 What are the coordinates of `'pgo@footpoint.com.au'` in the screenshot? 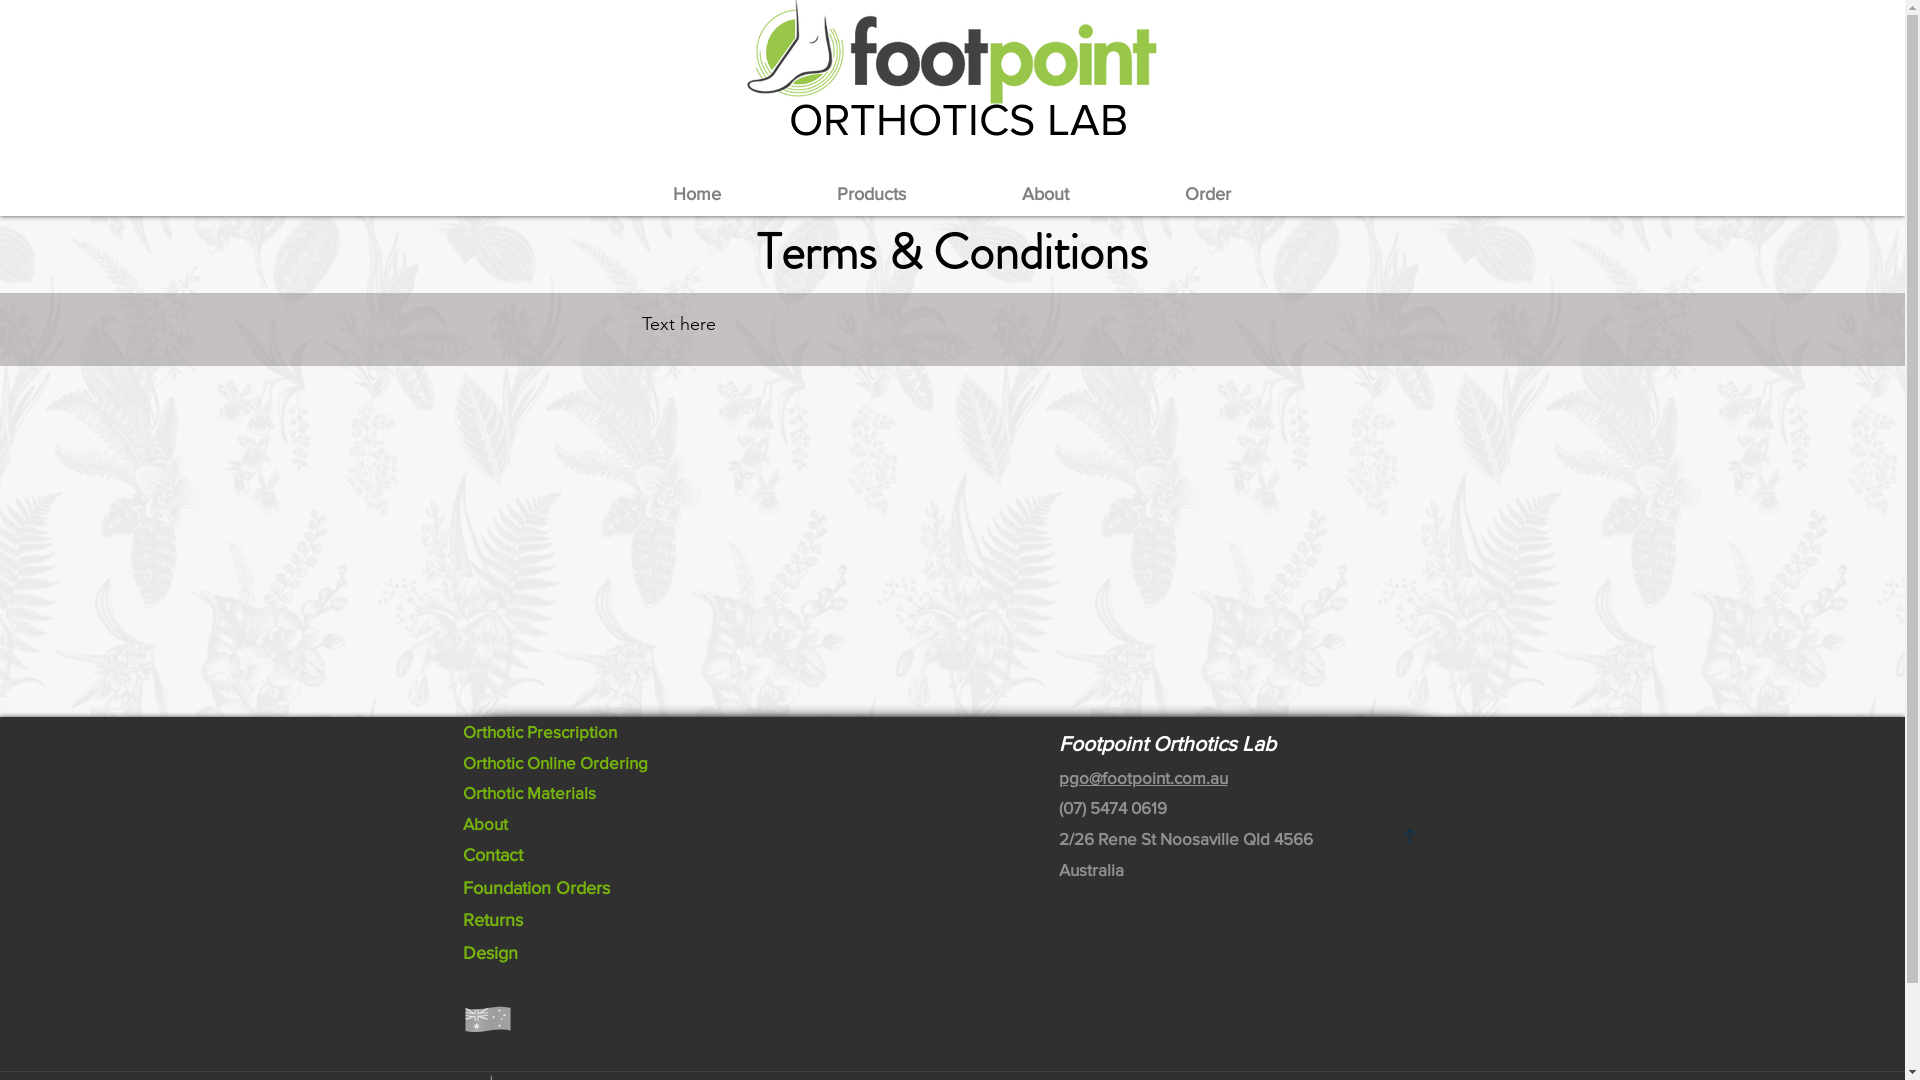 It's located at (1056, 776).